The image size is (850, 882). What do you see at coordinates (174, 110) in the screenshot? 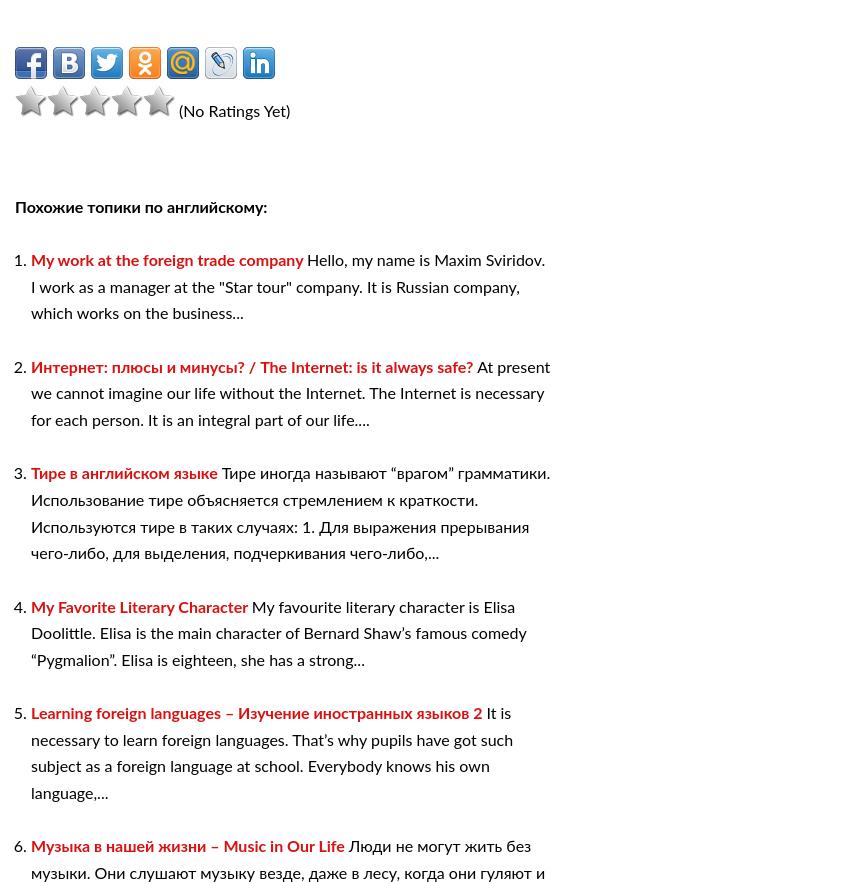
I see `'(No Ratings Yet)'` at bounding box center [174, 110].